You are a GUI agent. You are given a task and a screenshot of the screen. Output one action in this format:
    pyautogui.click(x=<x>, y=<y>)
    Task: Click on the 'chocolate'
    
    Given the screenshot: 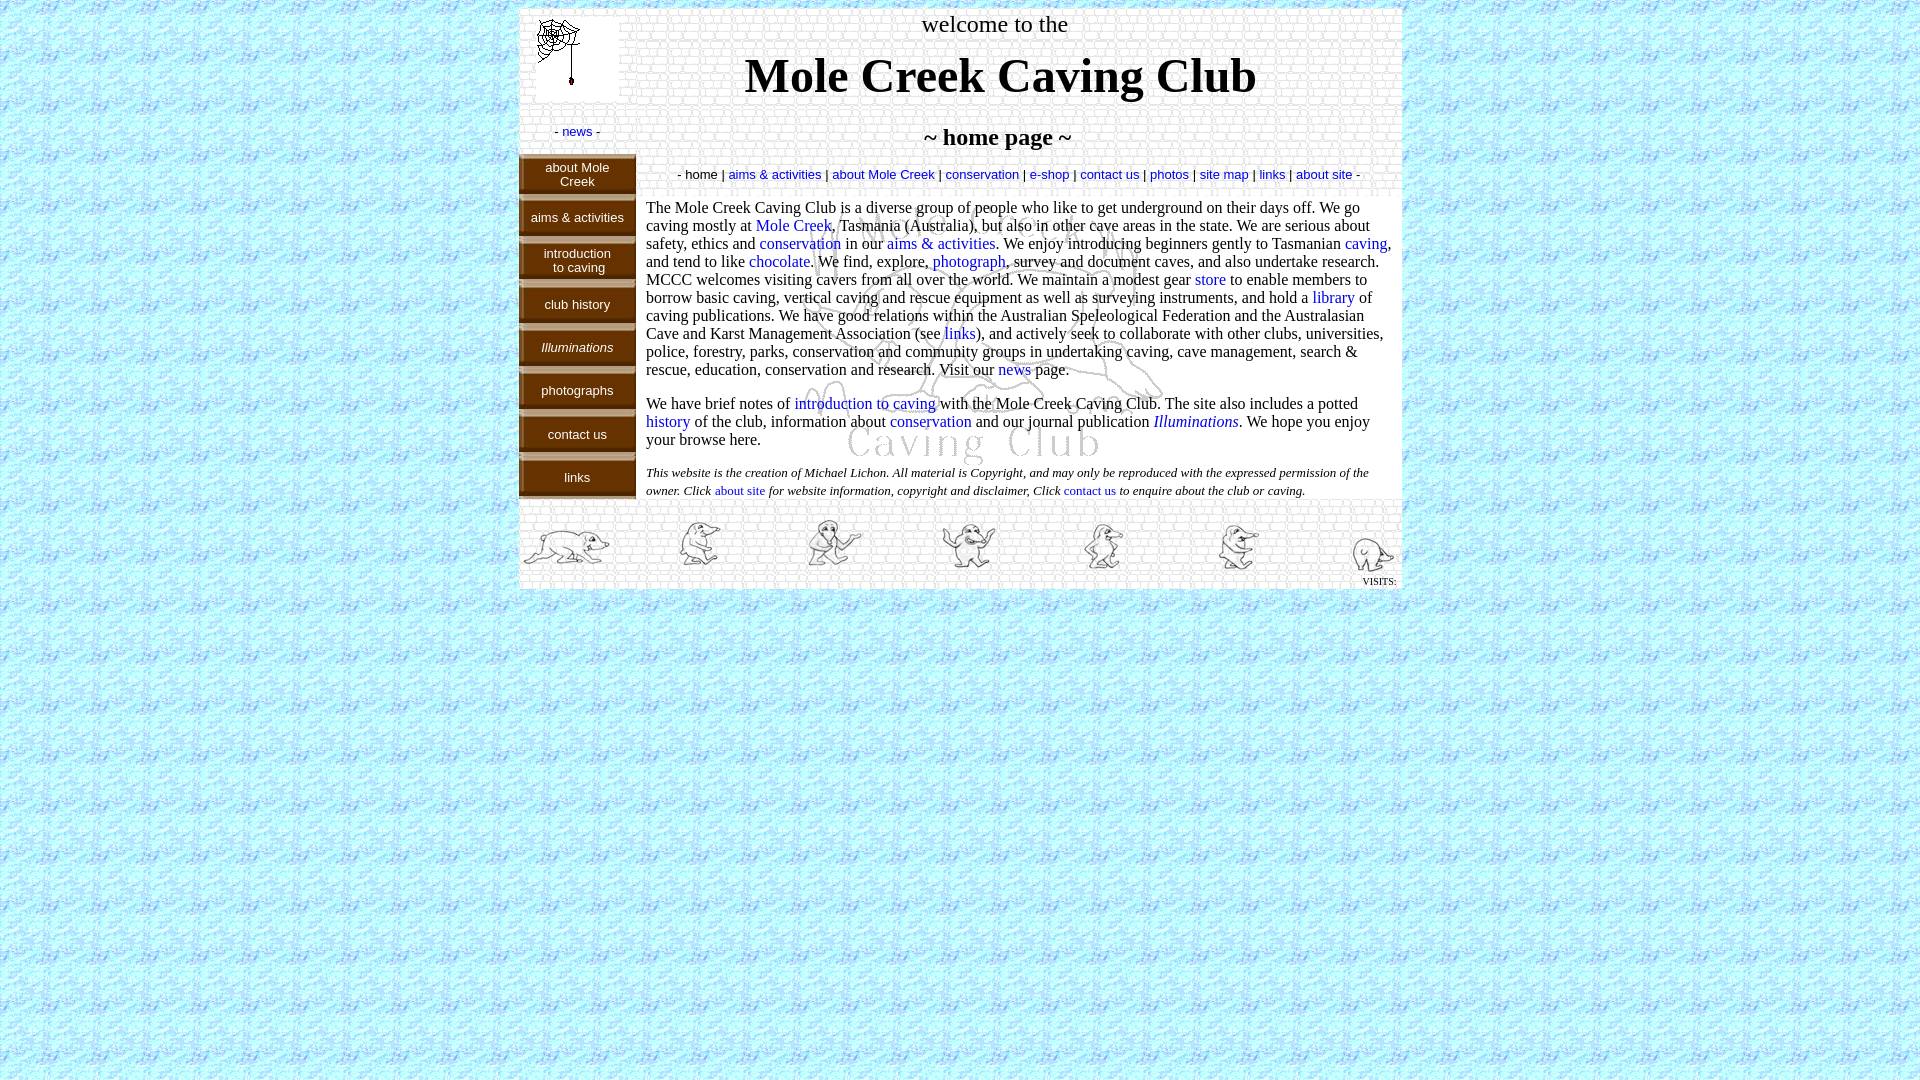 What is the action you would take?
    pyautogui.click(x=747, y=260)
    